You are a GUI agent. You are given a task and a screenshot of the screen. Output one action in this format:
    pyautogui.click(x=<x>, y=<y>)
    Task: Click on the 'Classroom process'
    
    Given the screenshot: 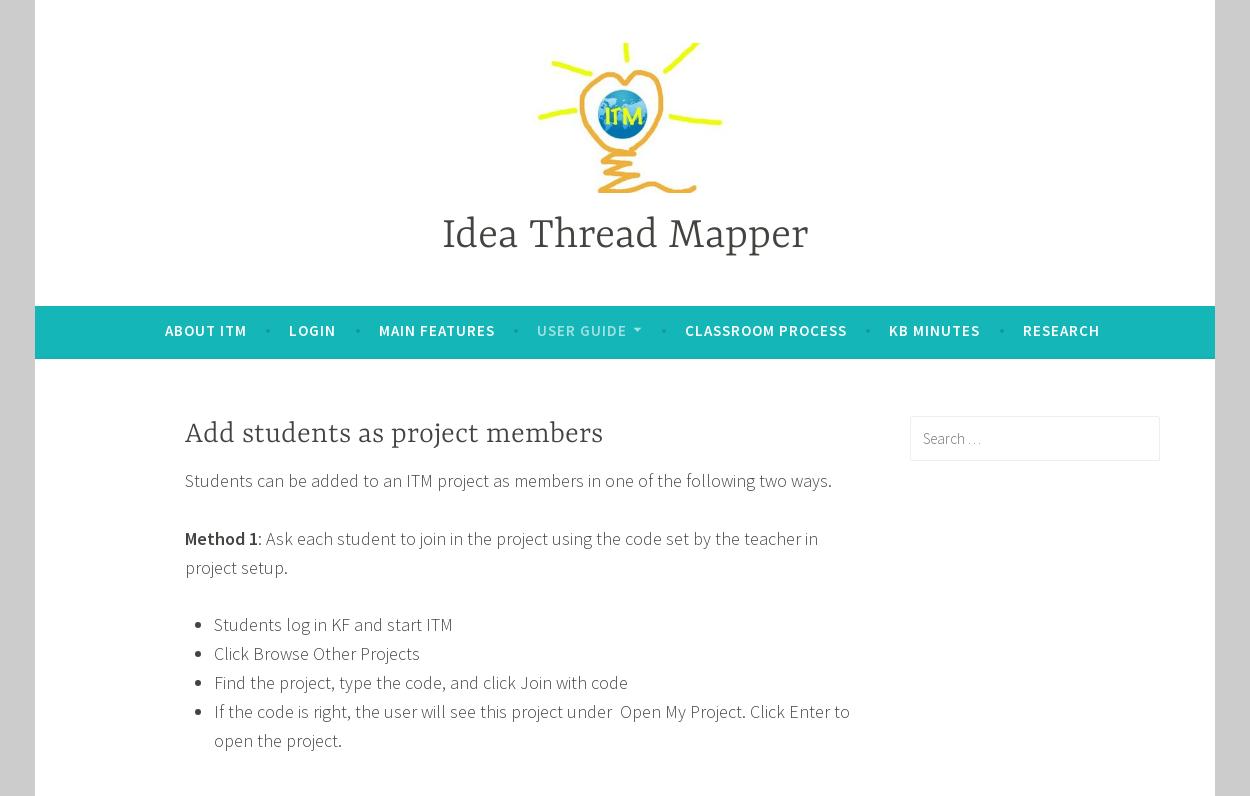 What is the action you would take?
    pyautogui.click(x=765, y=330)
    